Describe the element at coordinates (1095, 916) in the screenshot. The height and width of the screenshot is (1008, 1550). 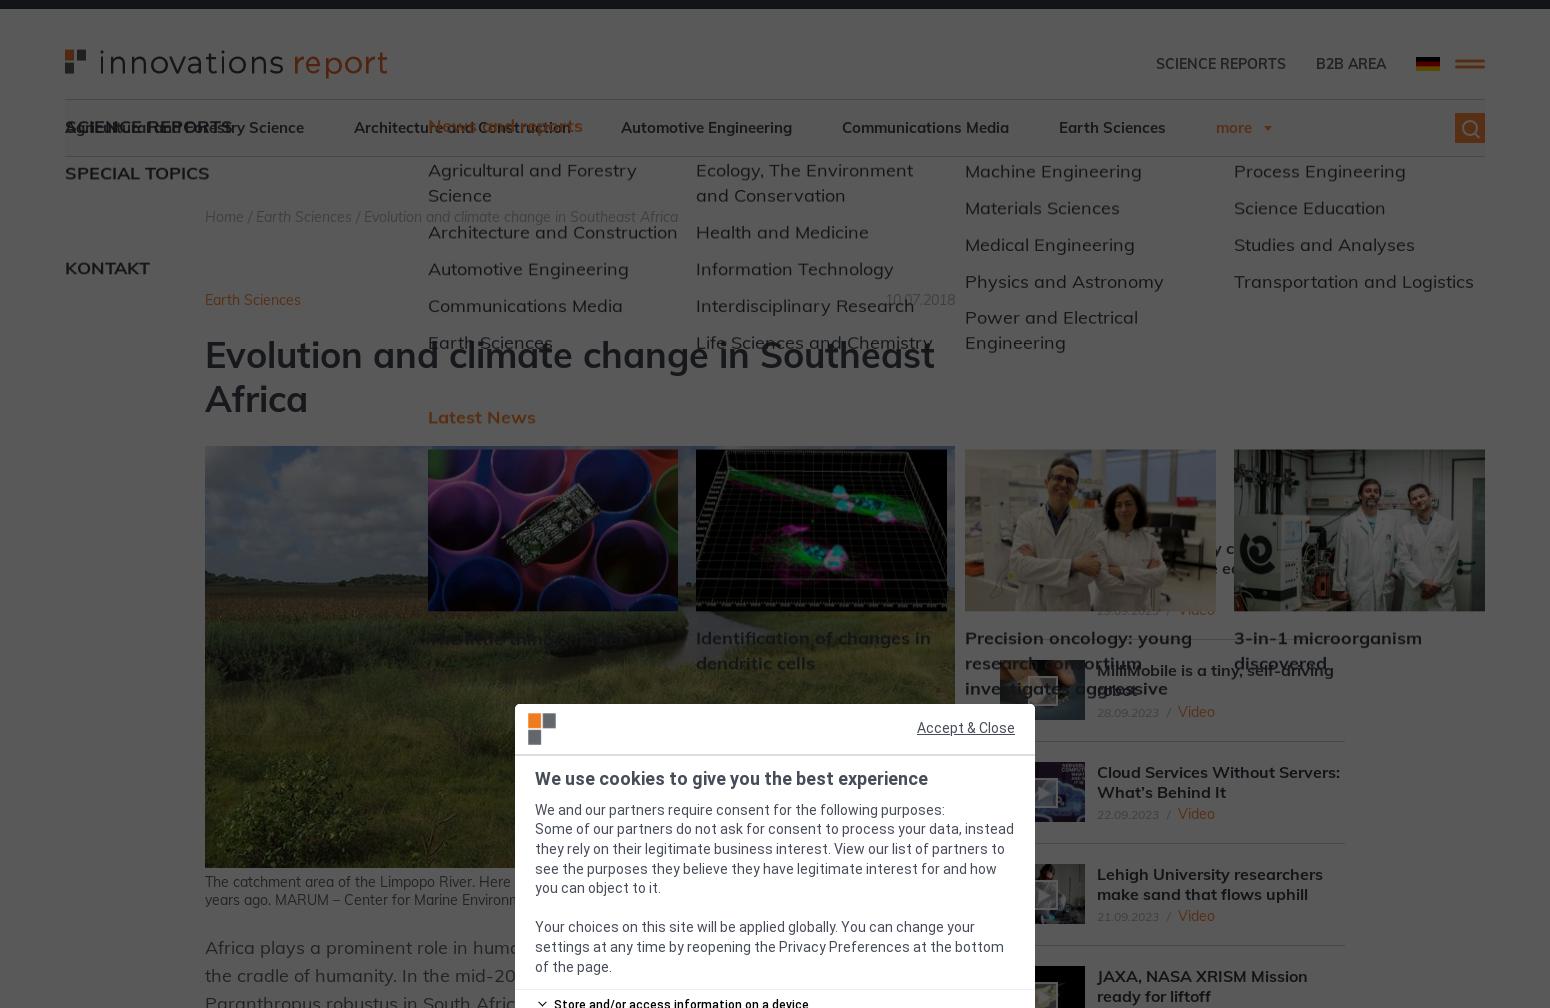
I see `'21.09.2023'` at that location.